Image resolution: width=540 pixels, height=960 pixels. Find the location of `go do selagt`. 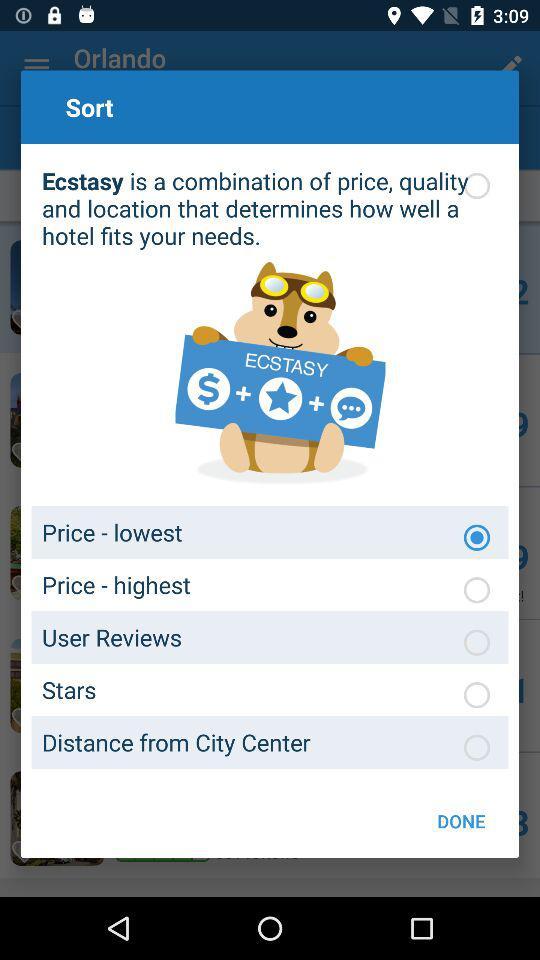

go do selagt is located at coordinates (475, 590).